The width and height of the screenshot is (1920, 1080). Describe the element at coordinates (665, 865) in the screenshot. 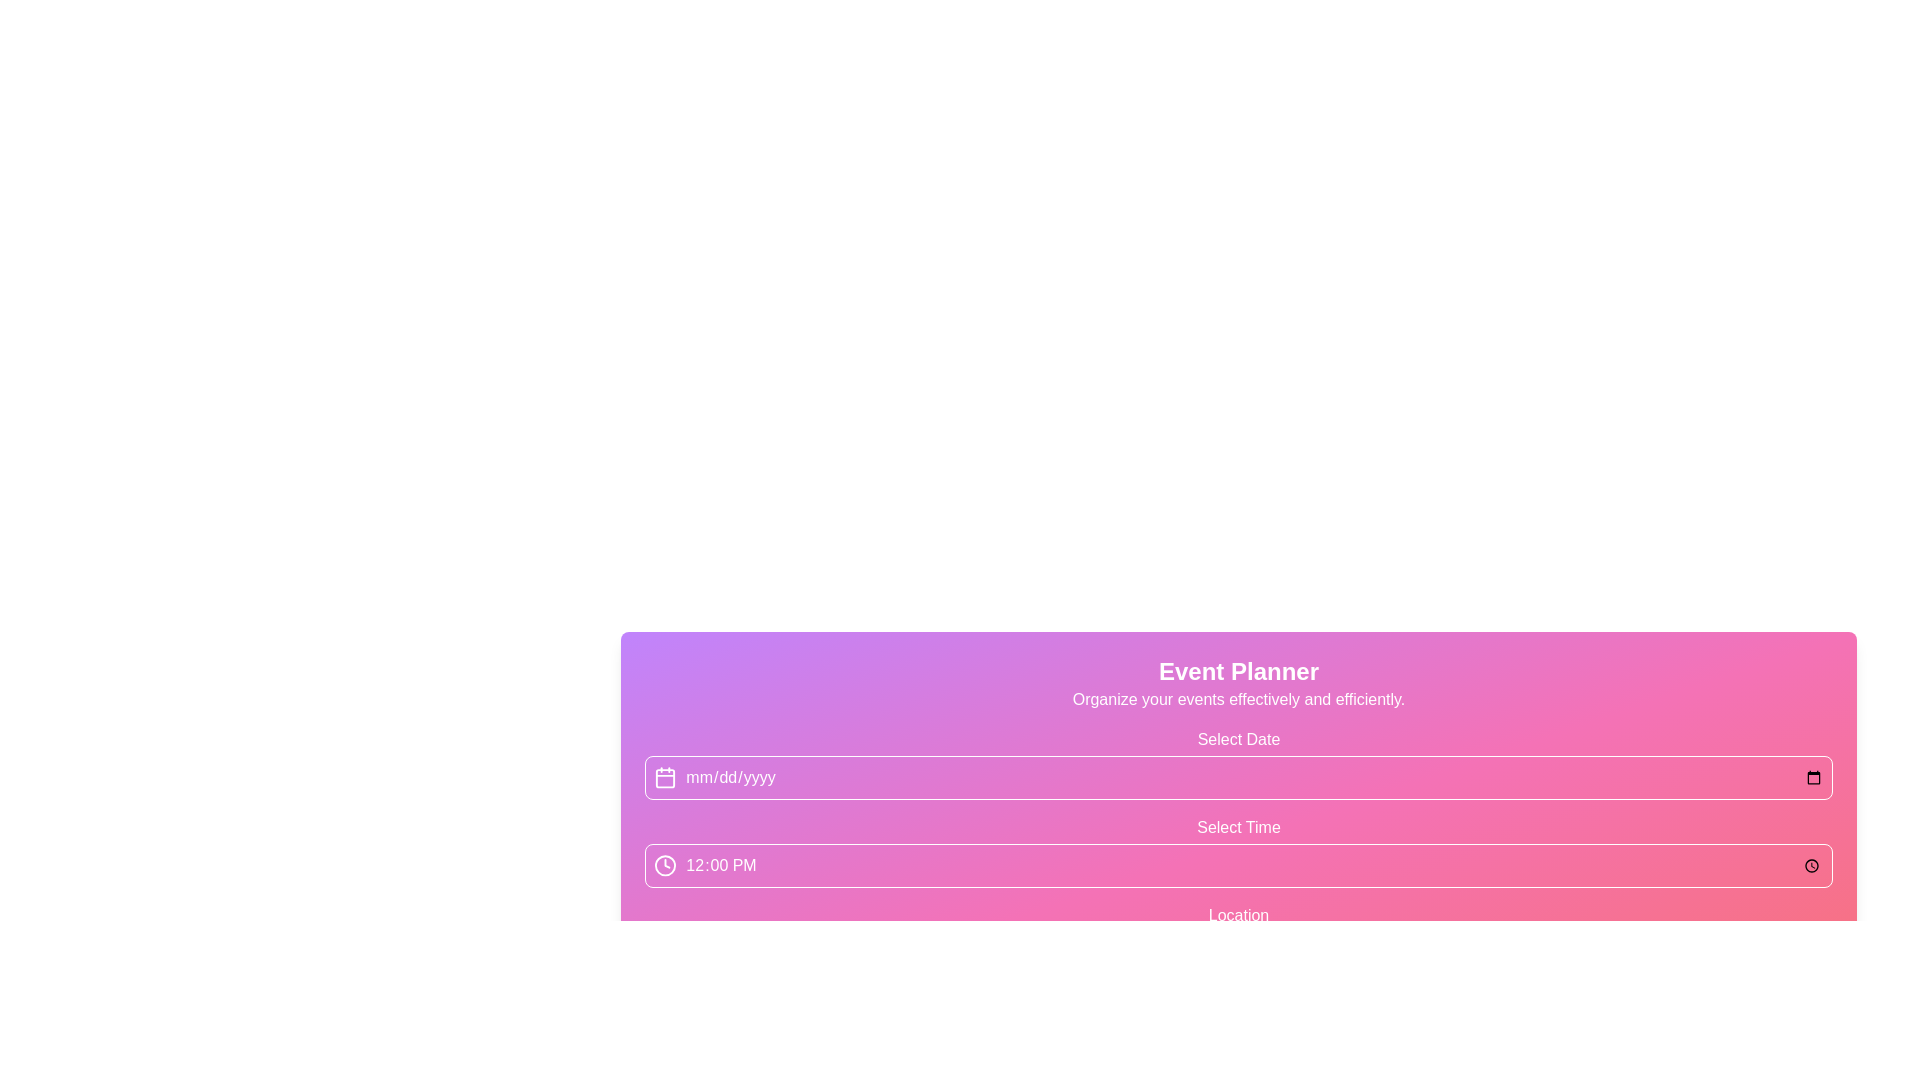

I see `the SVG Circle icon representing time selection, located to the immediate left of the text '12:00 PM' in the second input row of the form layout` at that location.